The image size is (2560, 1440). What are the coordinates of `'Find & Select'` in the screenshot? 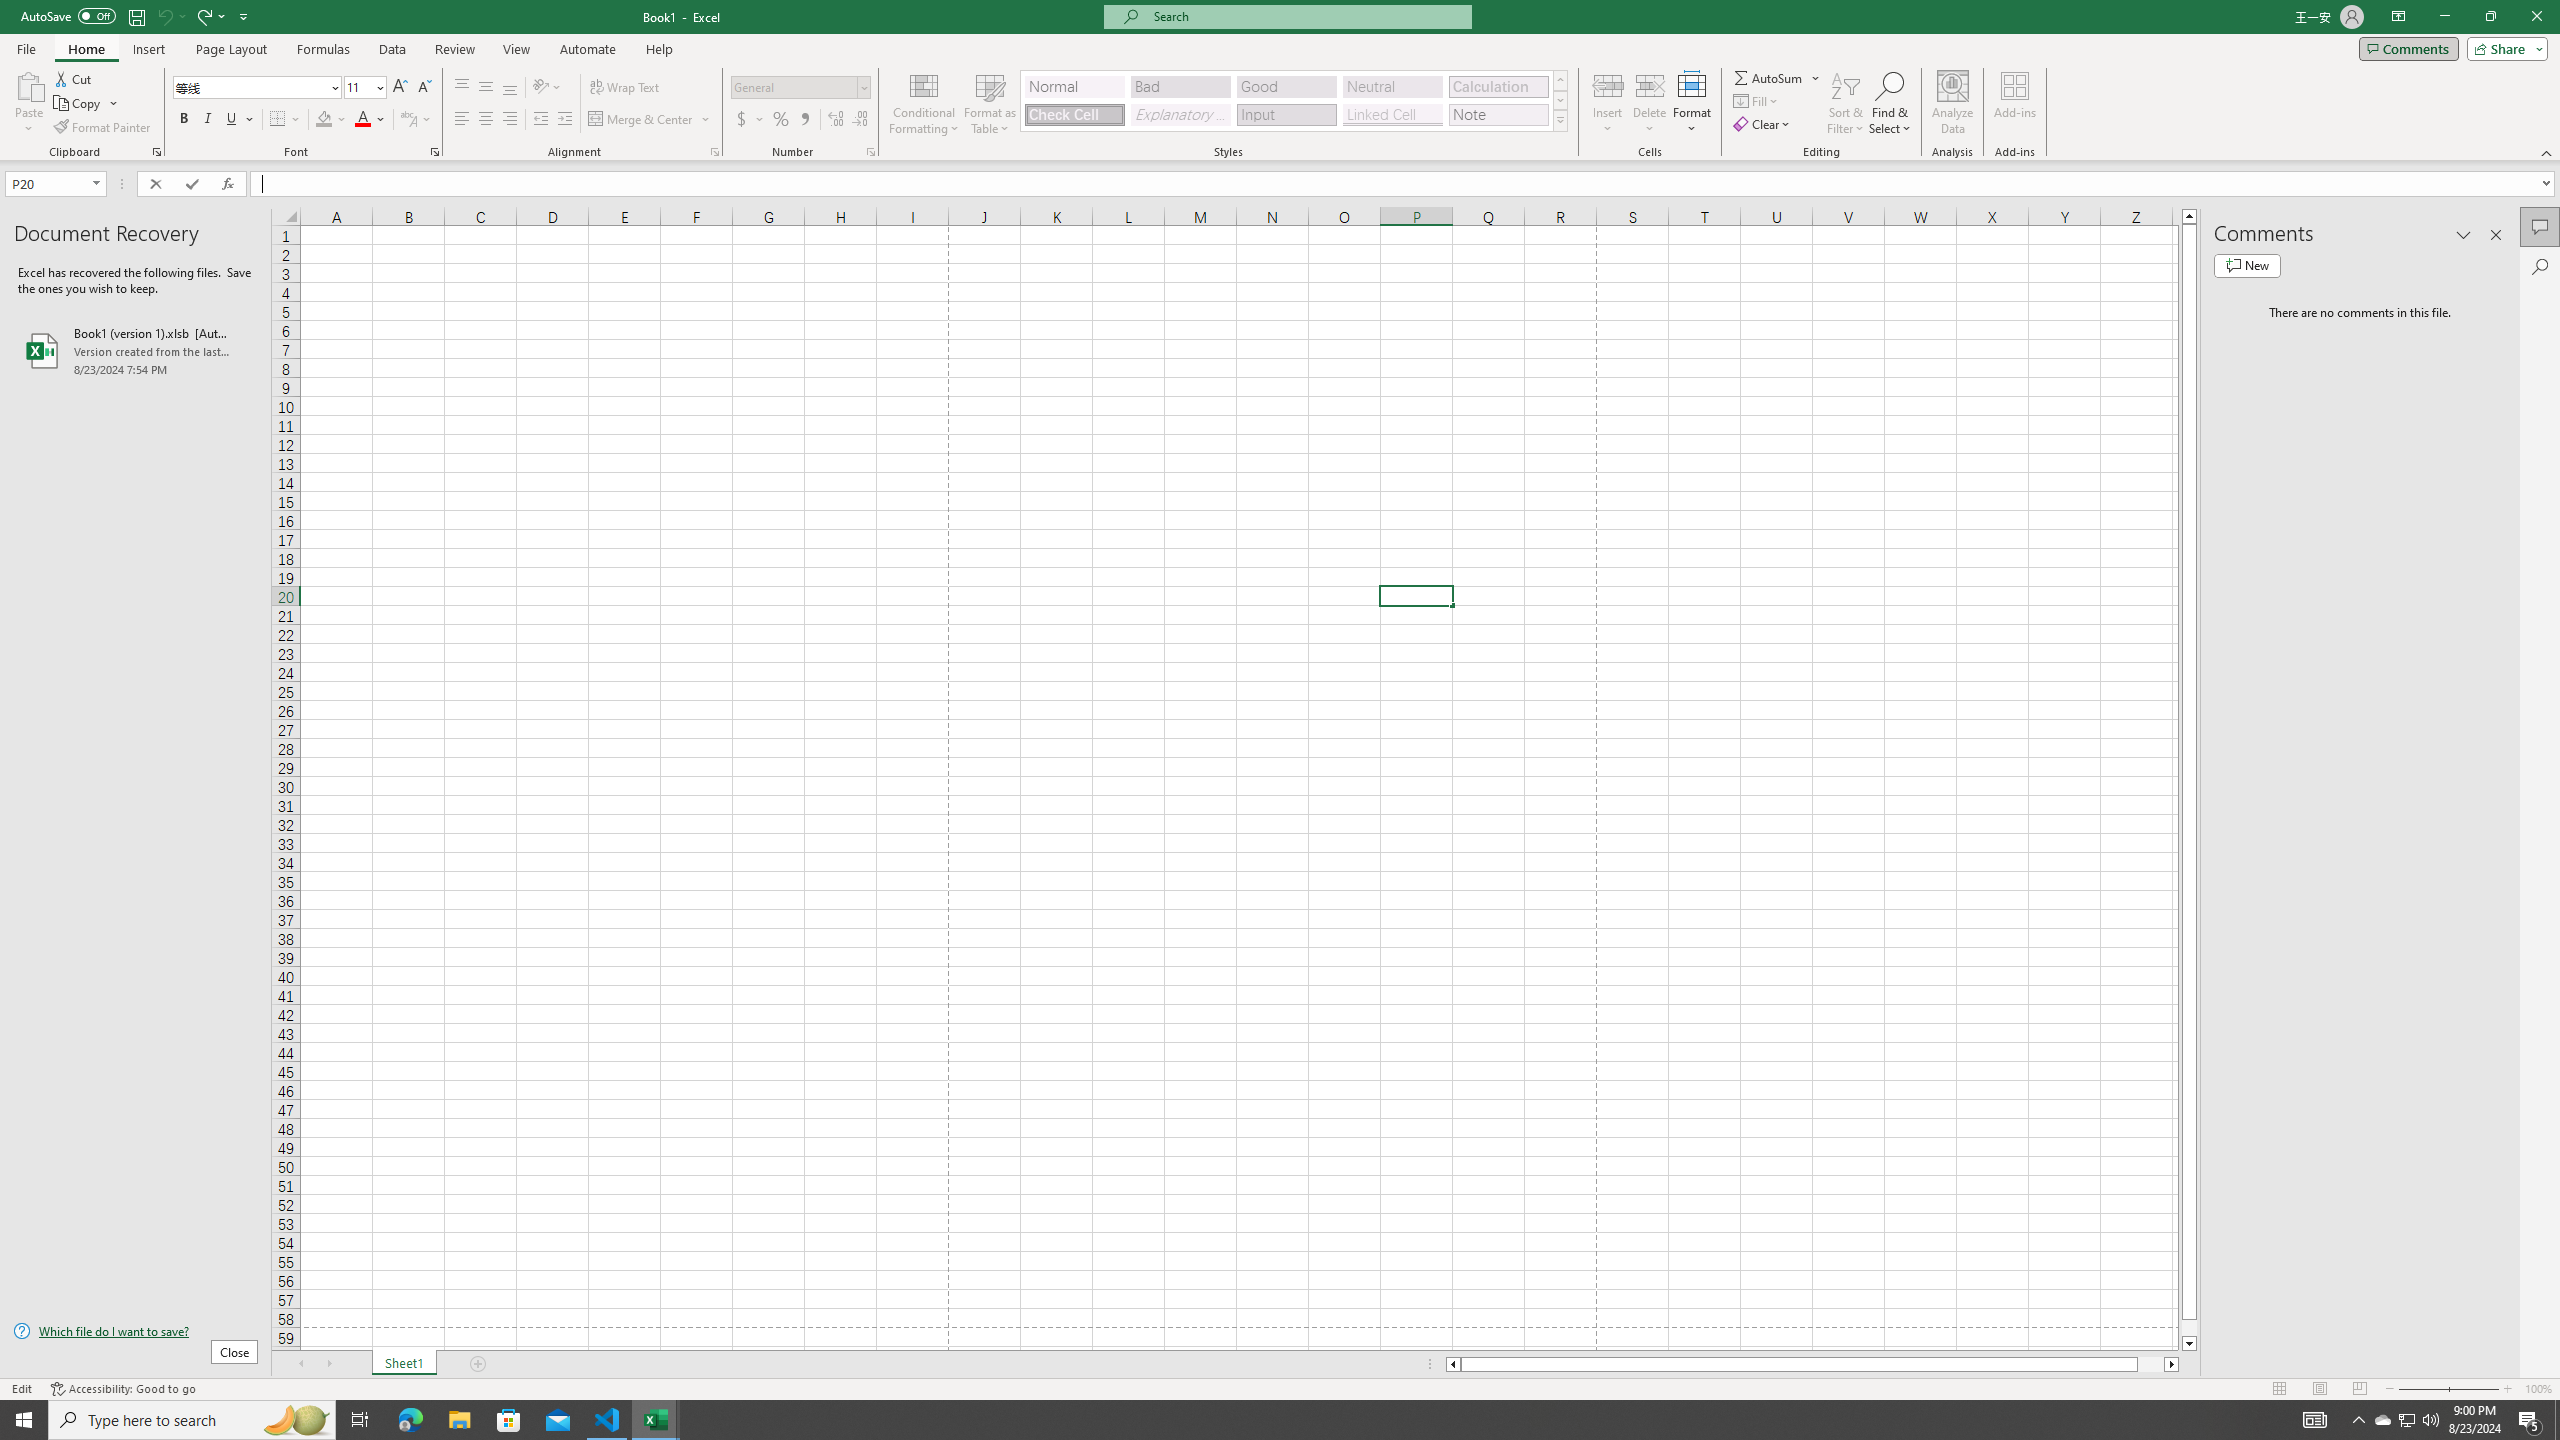 It's located at (1890, 103).